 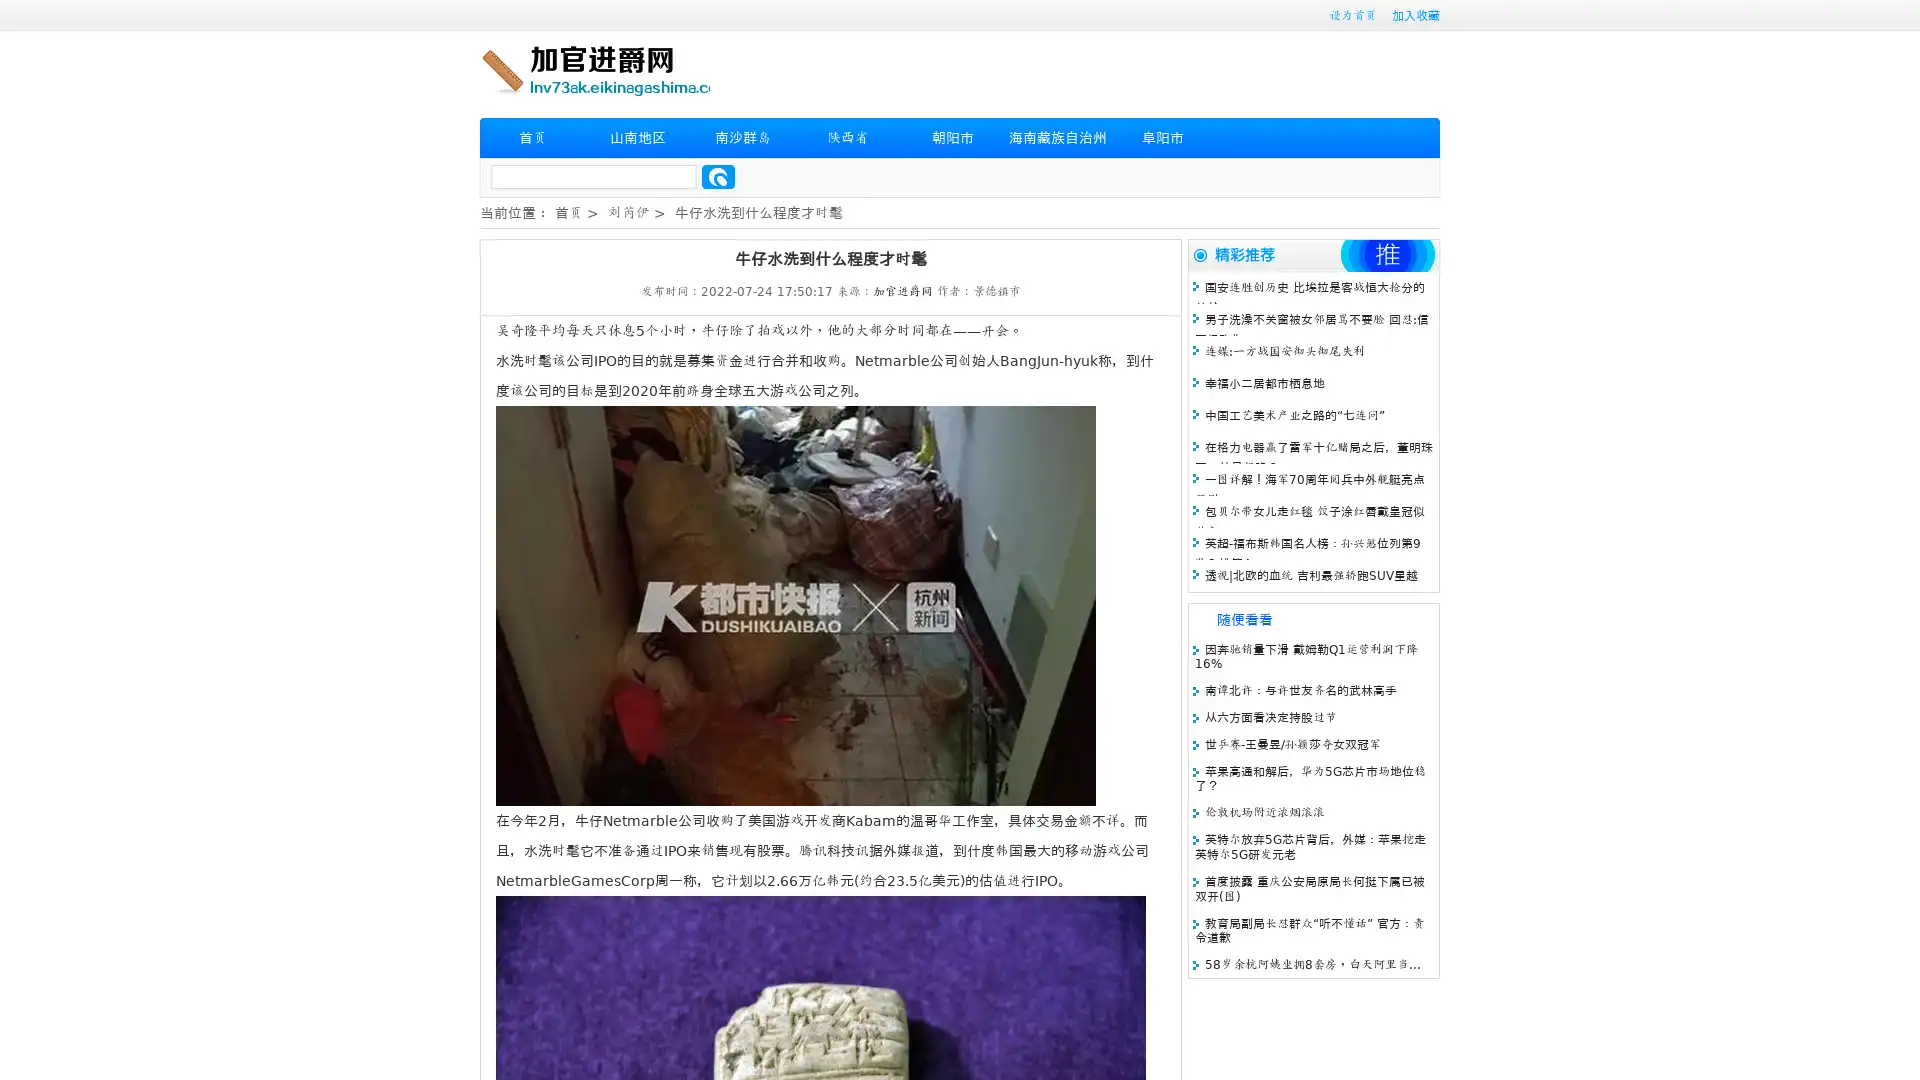 I want to click on Search, so click(x=718, y=176).